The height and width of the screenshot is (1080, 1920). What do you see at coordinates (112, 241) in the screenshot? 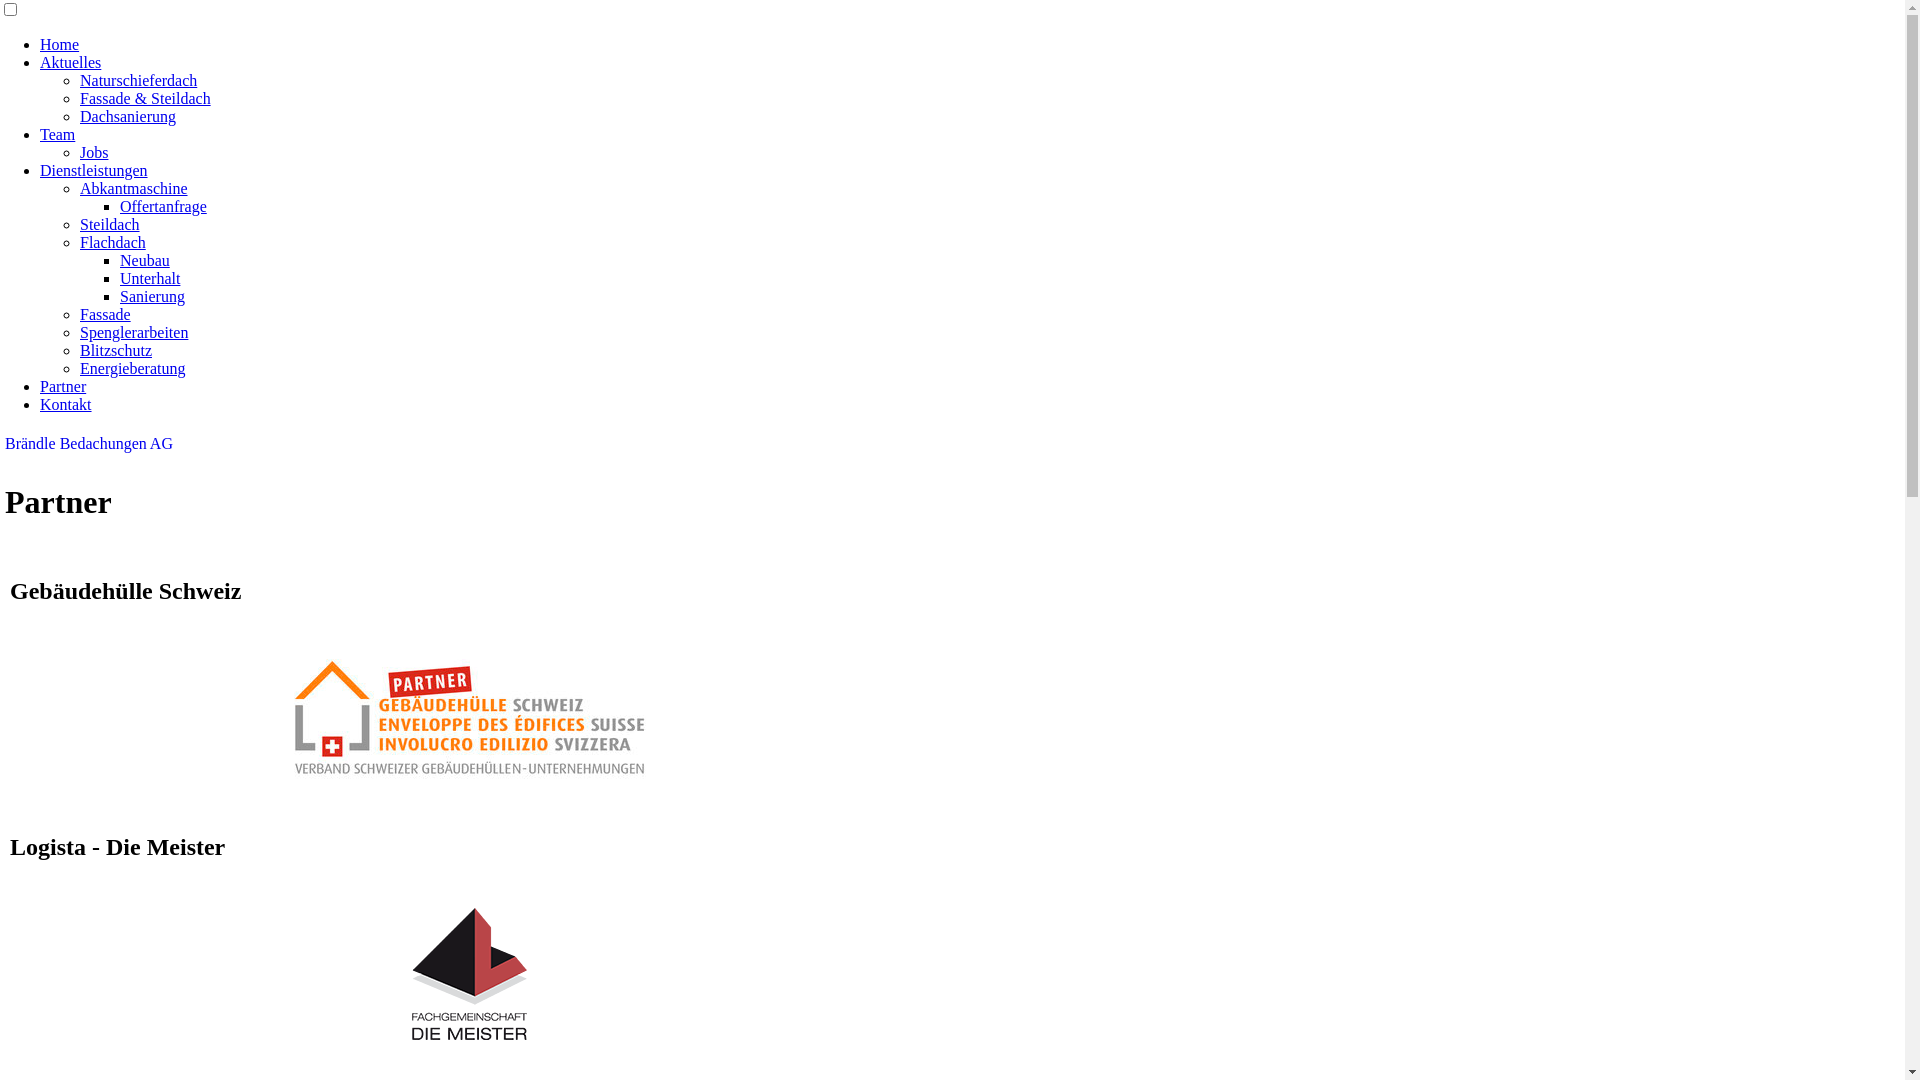
I see `'Flachdach'` at bounding box center [112, 241].